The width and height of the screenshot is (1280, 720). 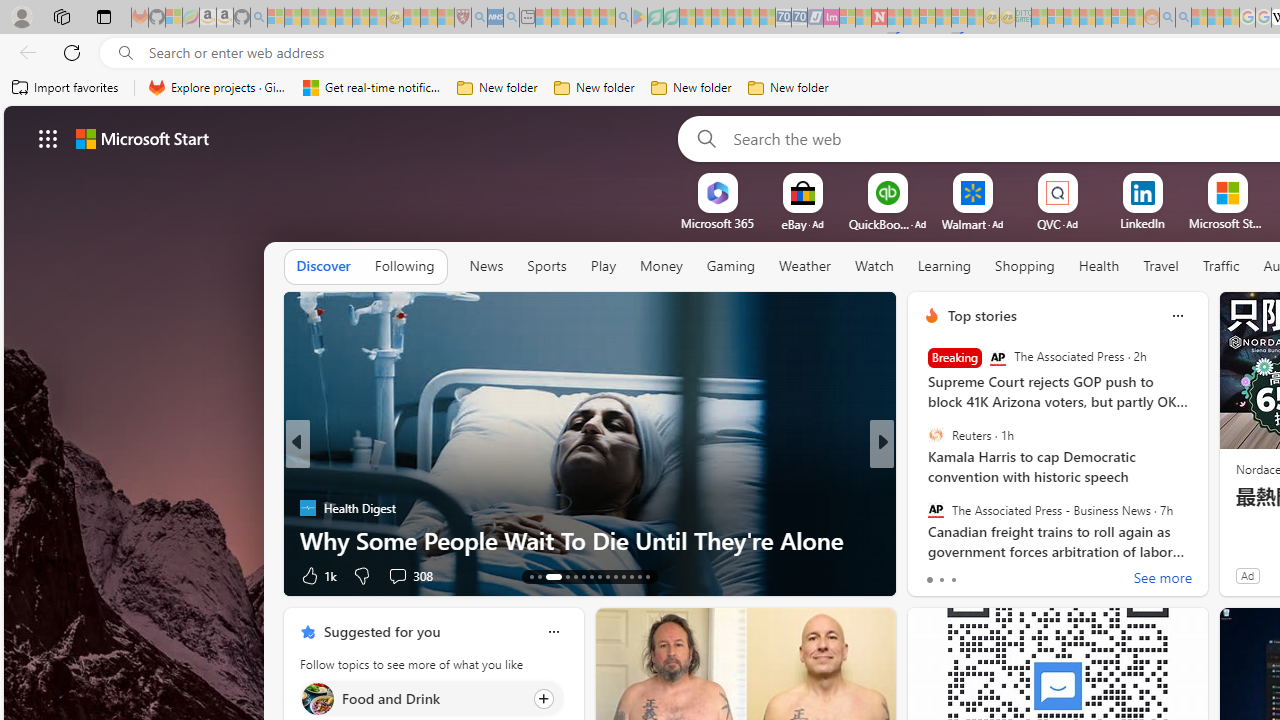 What do you see at coordinates (922, 475) in the screenshot?
I see `'ZDNet'` at bounding box center [922, 475].